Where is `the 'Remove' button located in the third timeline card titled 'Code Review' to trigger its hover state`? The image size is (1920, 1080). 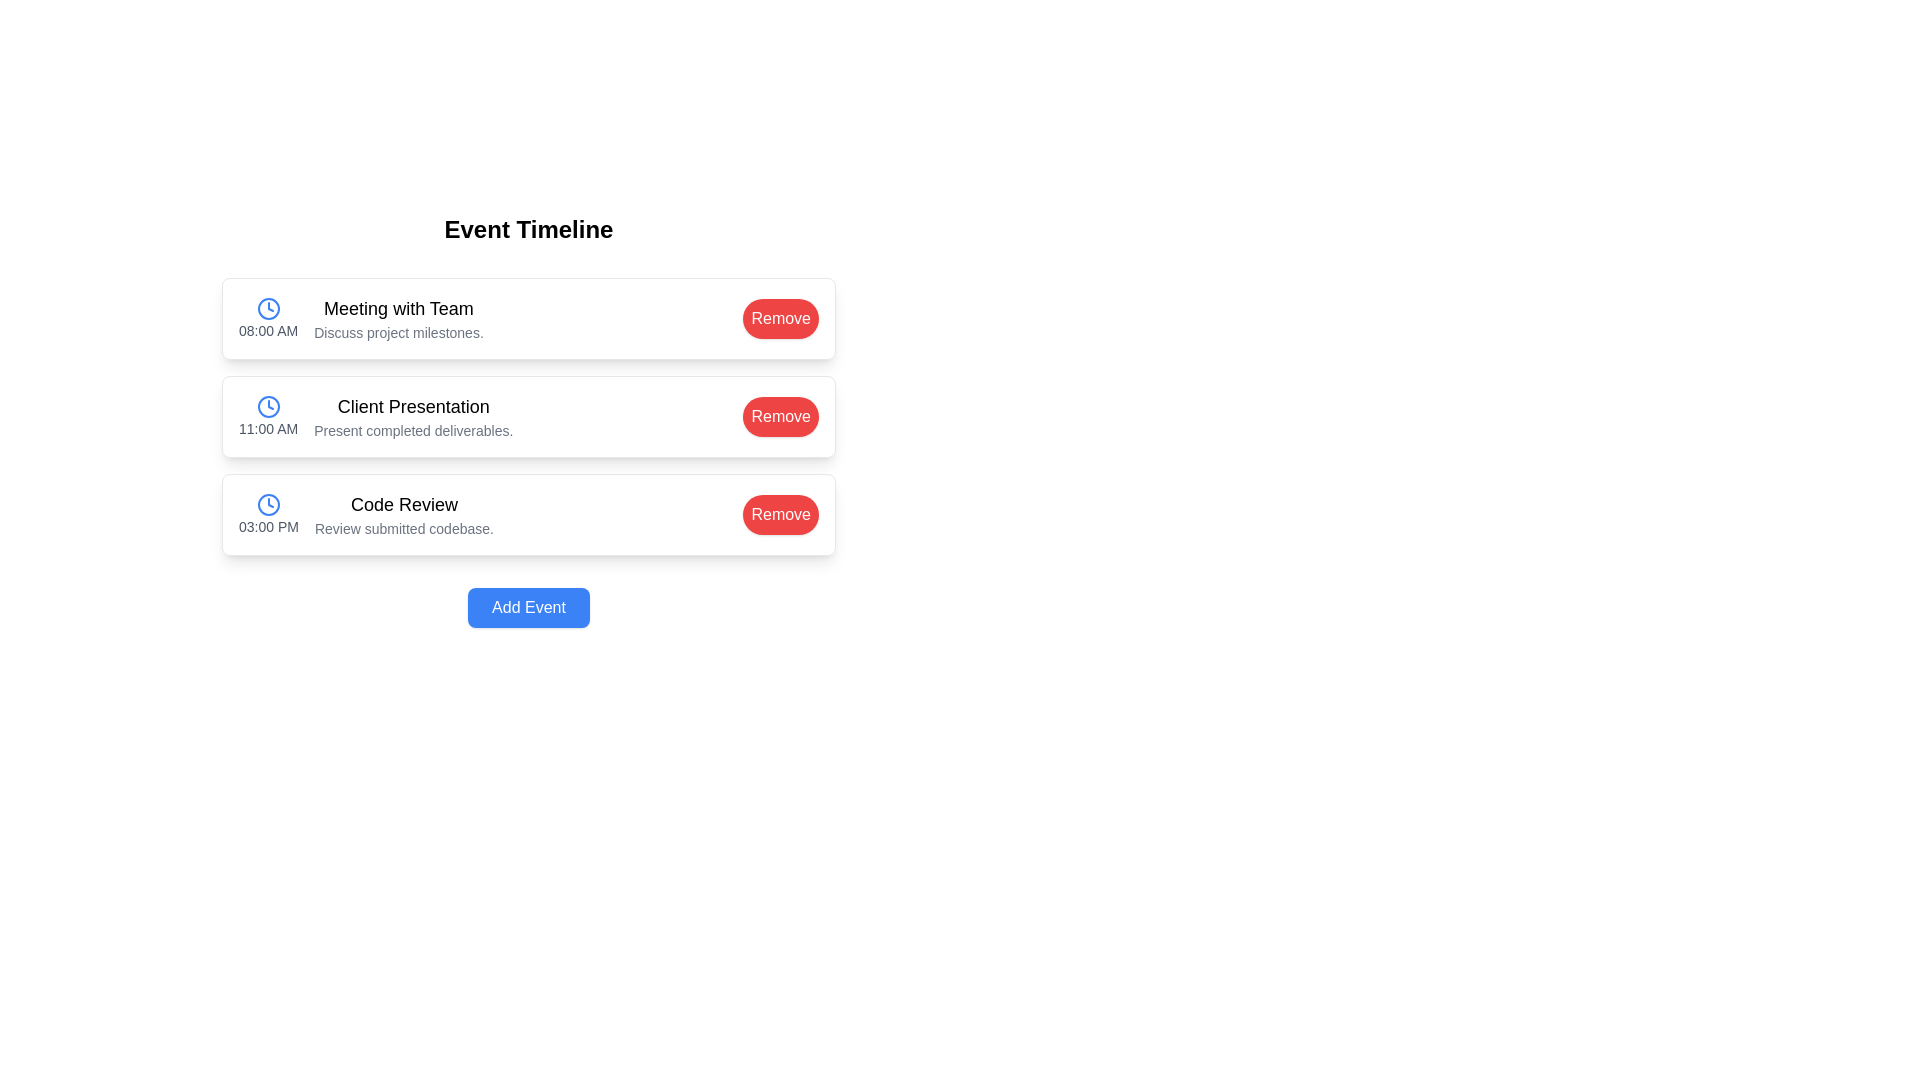
the 'Remove' button located in the third timeline card titled 'Code Review' to trigger its hover state is located at coordinates (780, 513).